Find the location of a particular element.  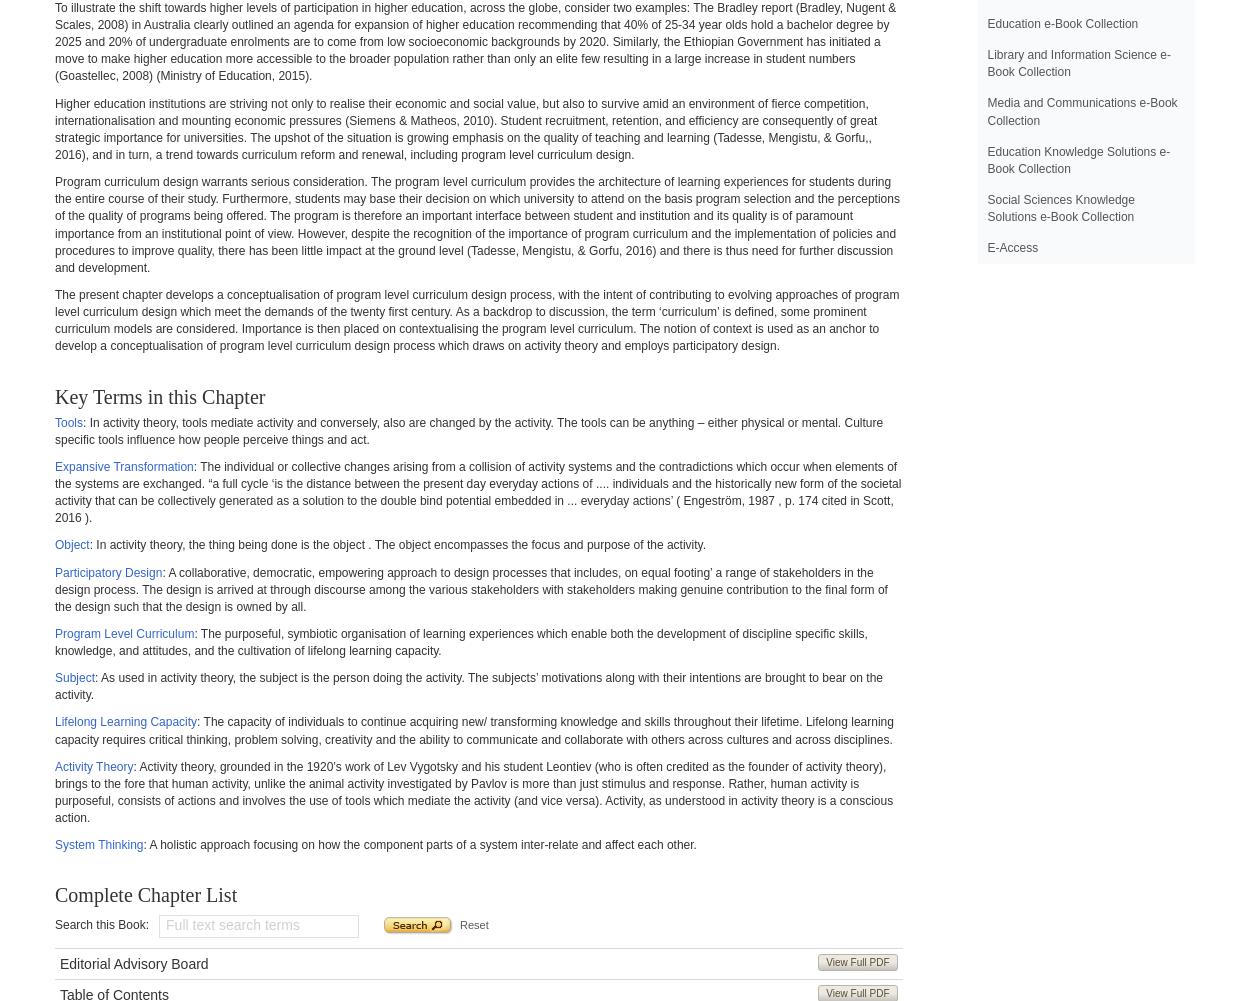

'Lifelong Learning Capacity' is located at coordinates (126, 722).